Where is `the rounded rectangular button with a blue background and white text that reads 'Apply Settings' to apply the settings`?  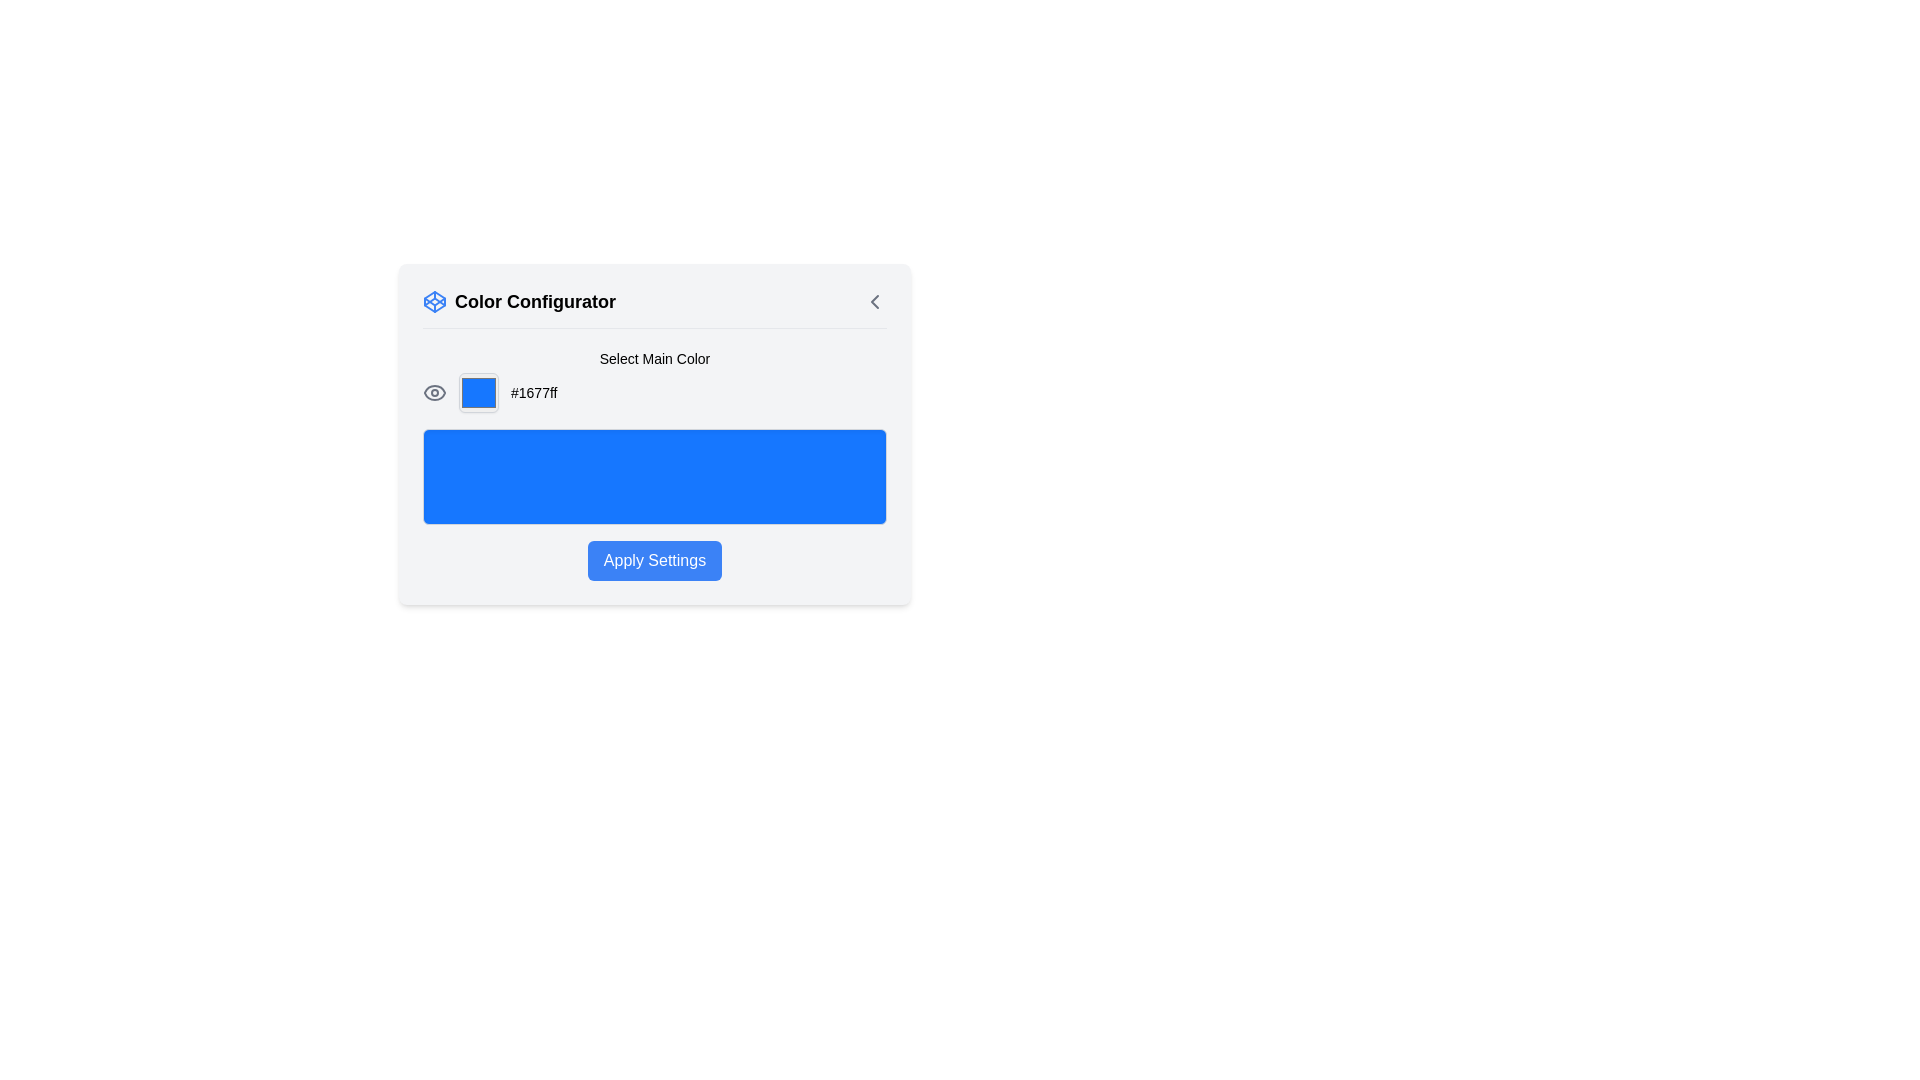 the rounded rectangular button with a blue background and white text that reads 'Apply Settings' to apply the settings is located at coordinates (654, 560).